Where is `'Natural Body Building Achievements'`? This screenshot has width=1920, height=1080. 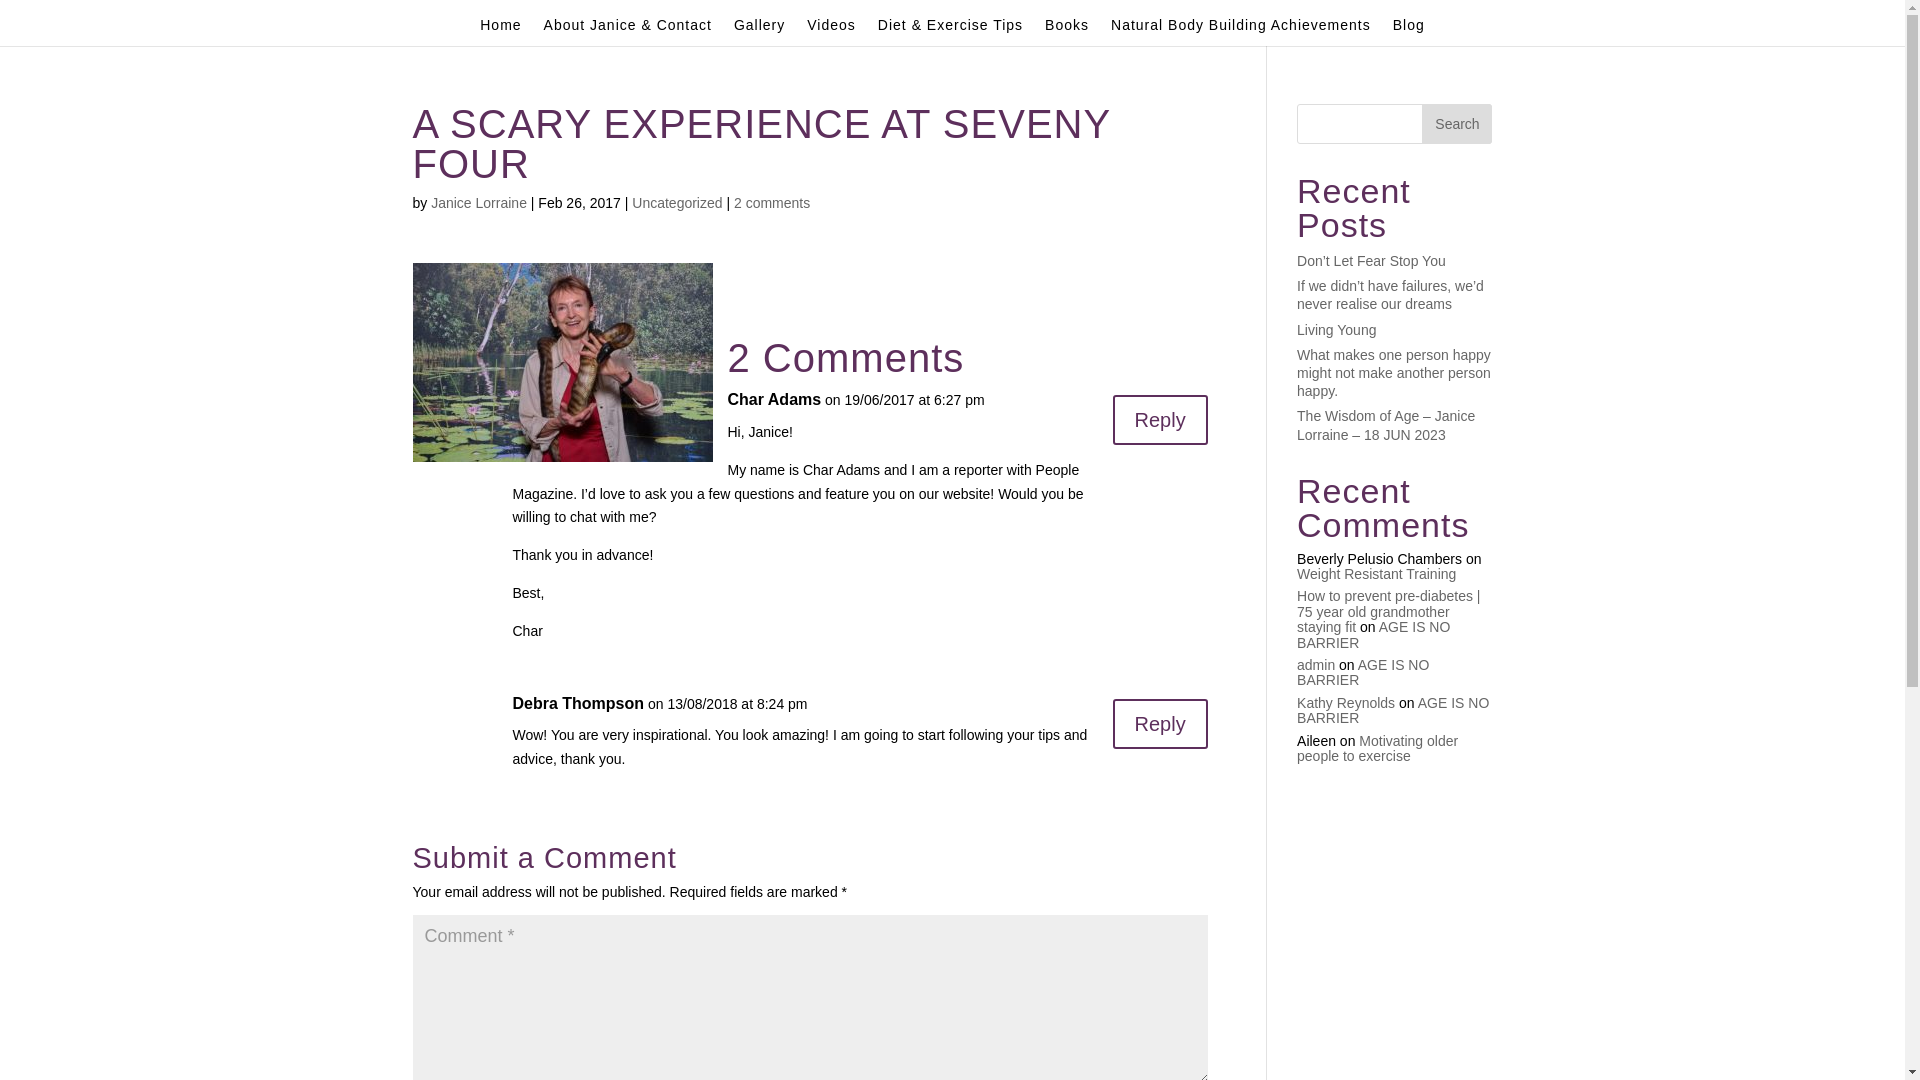 'Natural Body Building Achievements' is located at coordinates (1240, 31).